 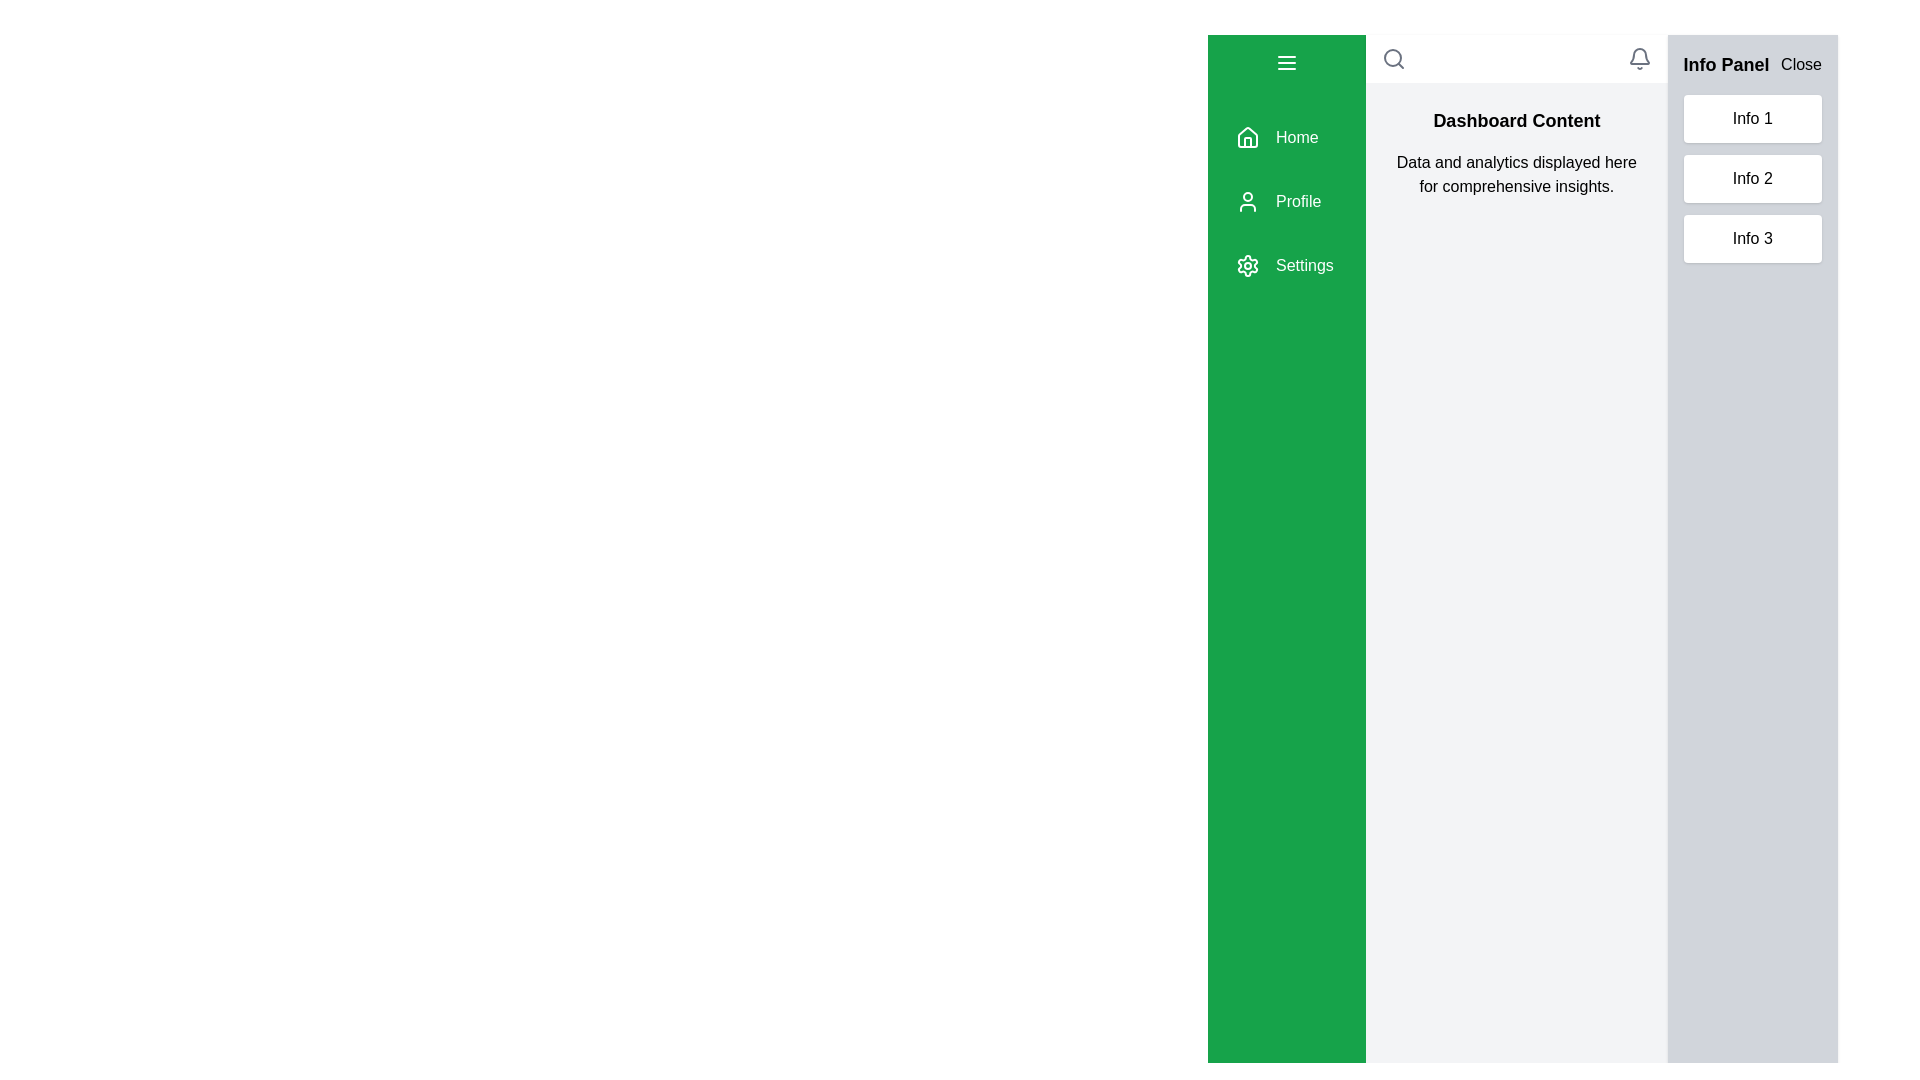 I want to click on the user icon outlined in green located in the vertical navigation bar, adjacent to the 'Profile' text, so click(x=1247, y=201).